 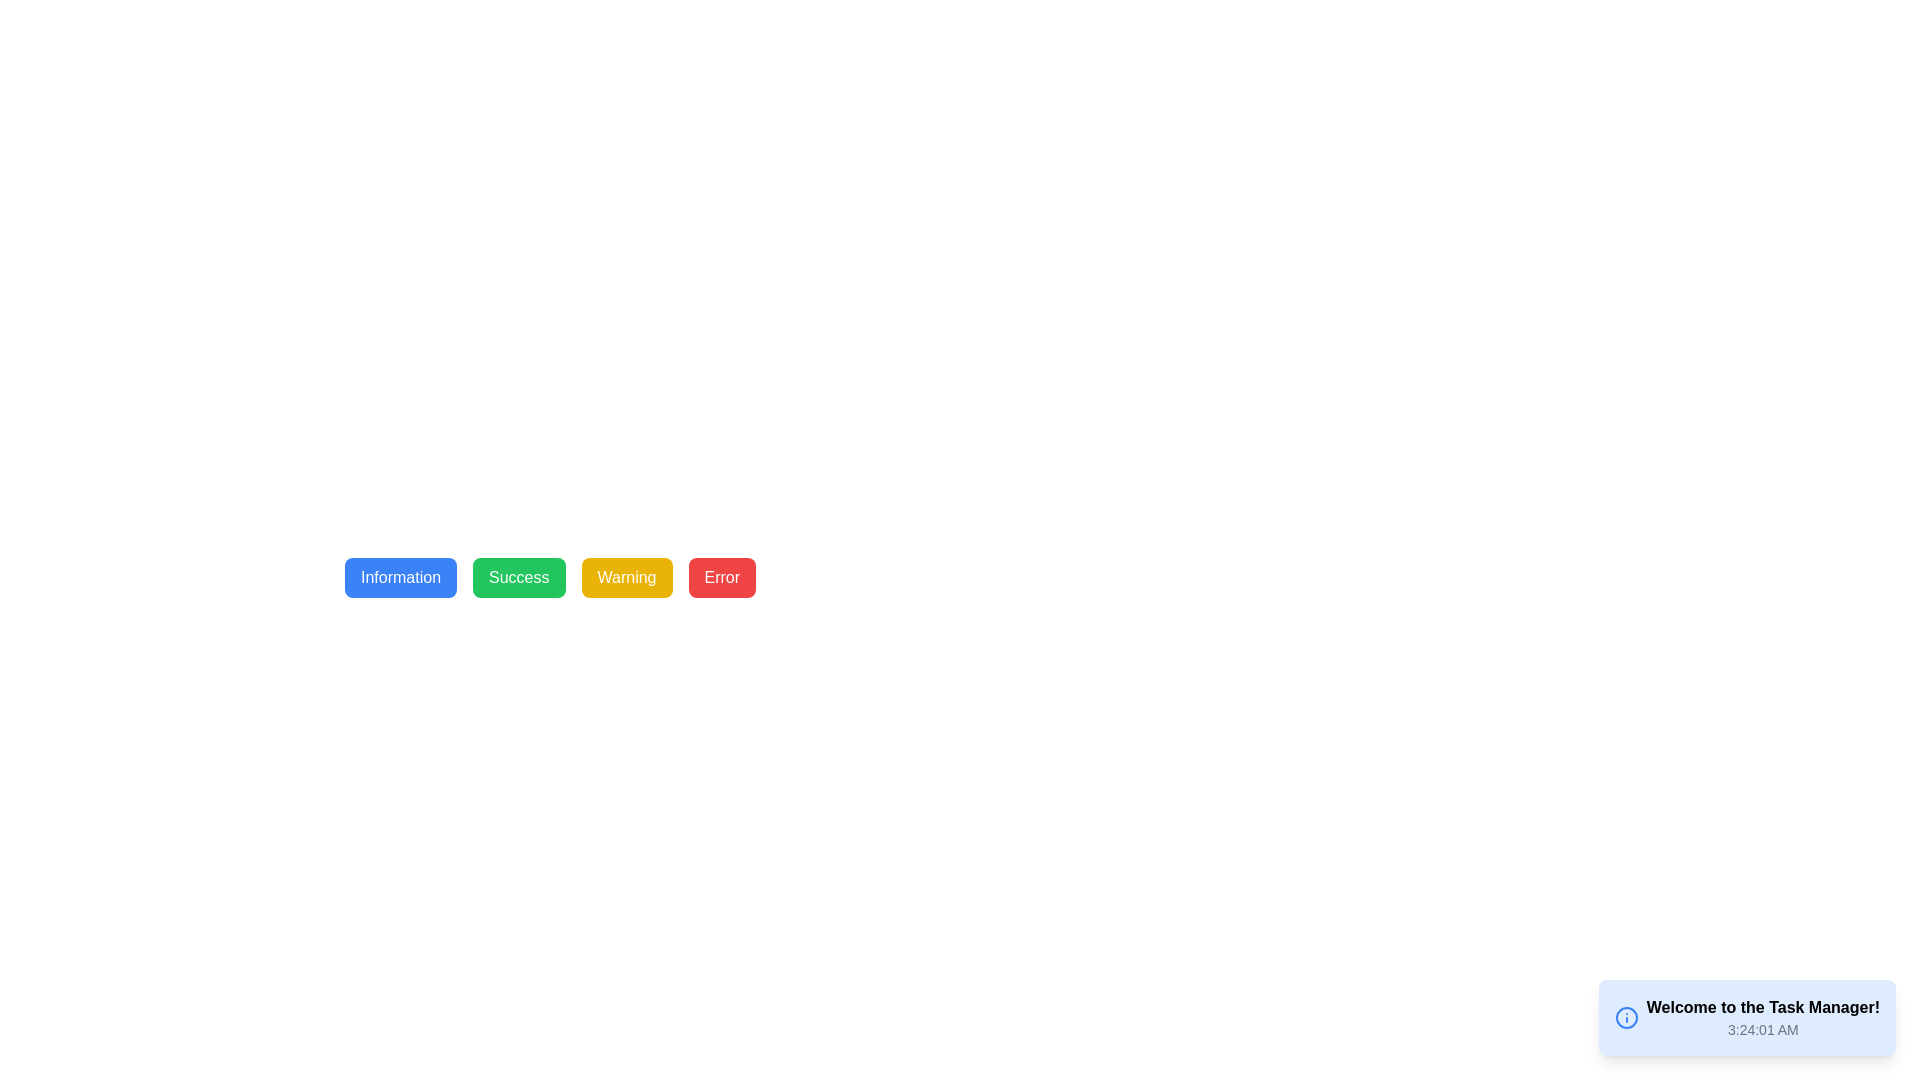 What do you see at coordinates (721, 578) in the screenshot?
I see `the red button labeled 'Error'` at bounding box center [721, 578].